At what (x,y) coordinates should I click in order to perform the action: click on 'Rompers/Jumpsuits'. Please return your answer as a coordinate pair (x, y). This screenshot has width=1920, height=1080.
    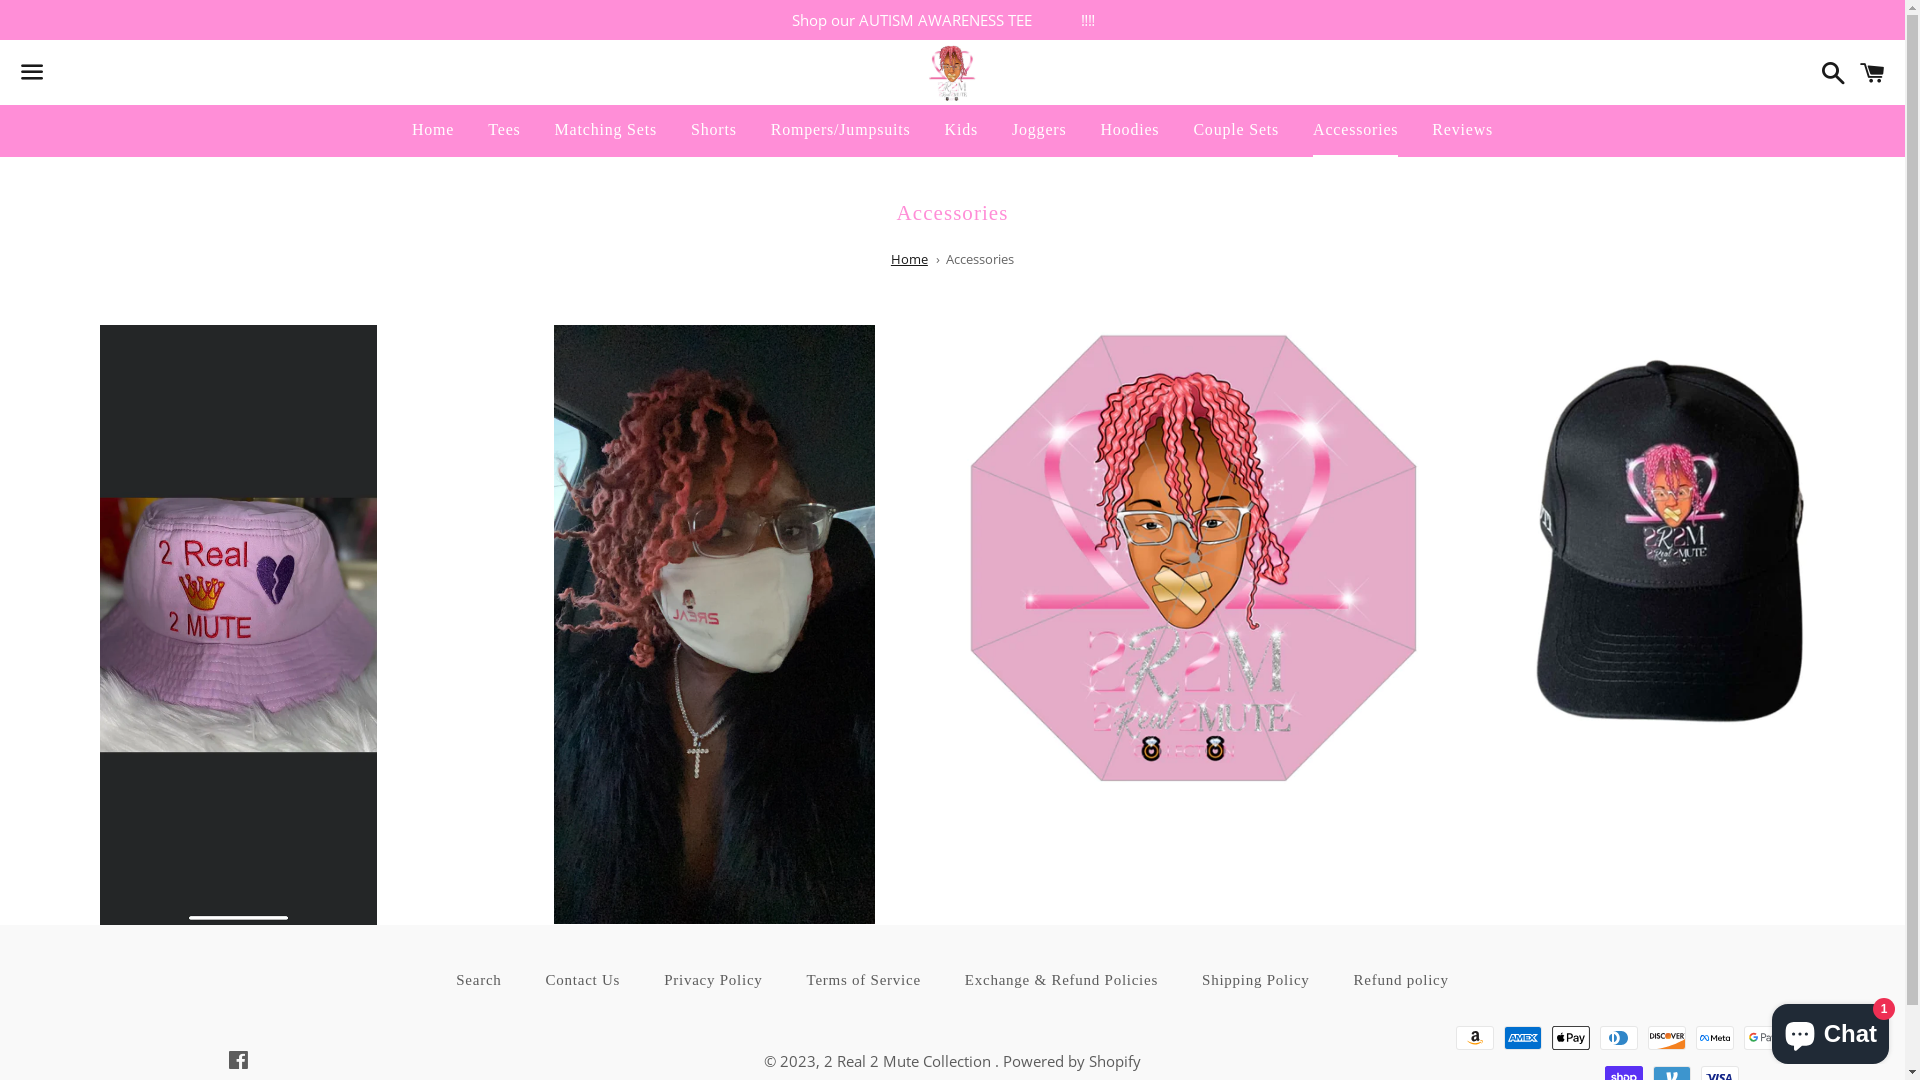
    Looking at the image, I should click on (840, 130).